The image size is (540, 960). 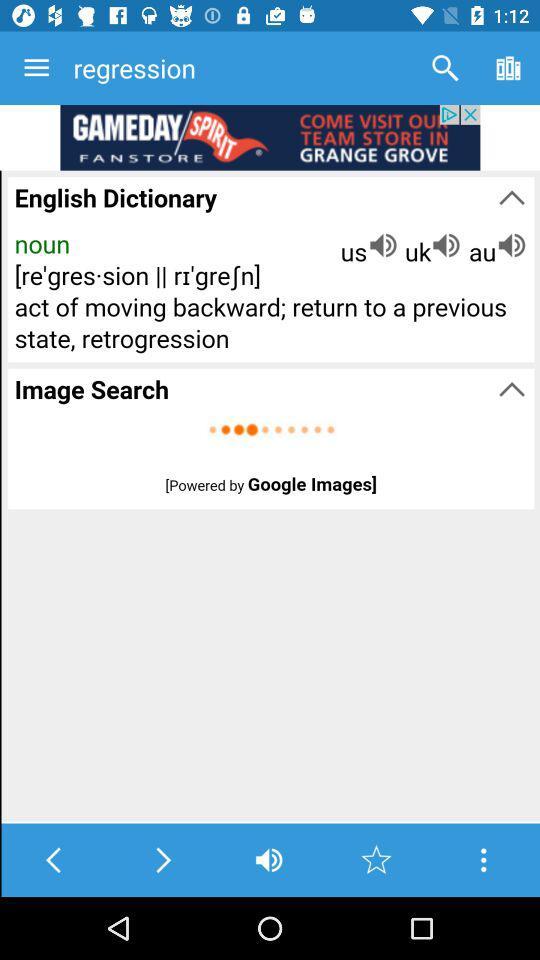 What do you see at coordinates (270, 136) in the screenshot?
I see `show outside advertisement` at bounding box center [270, 136].